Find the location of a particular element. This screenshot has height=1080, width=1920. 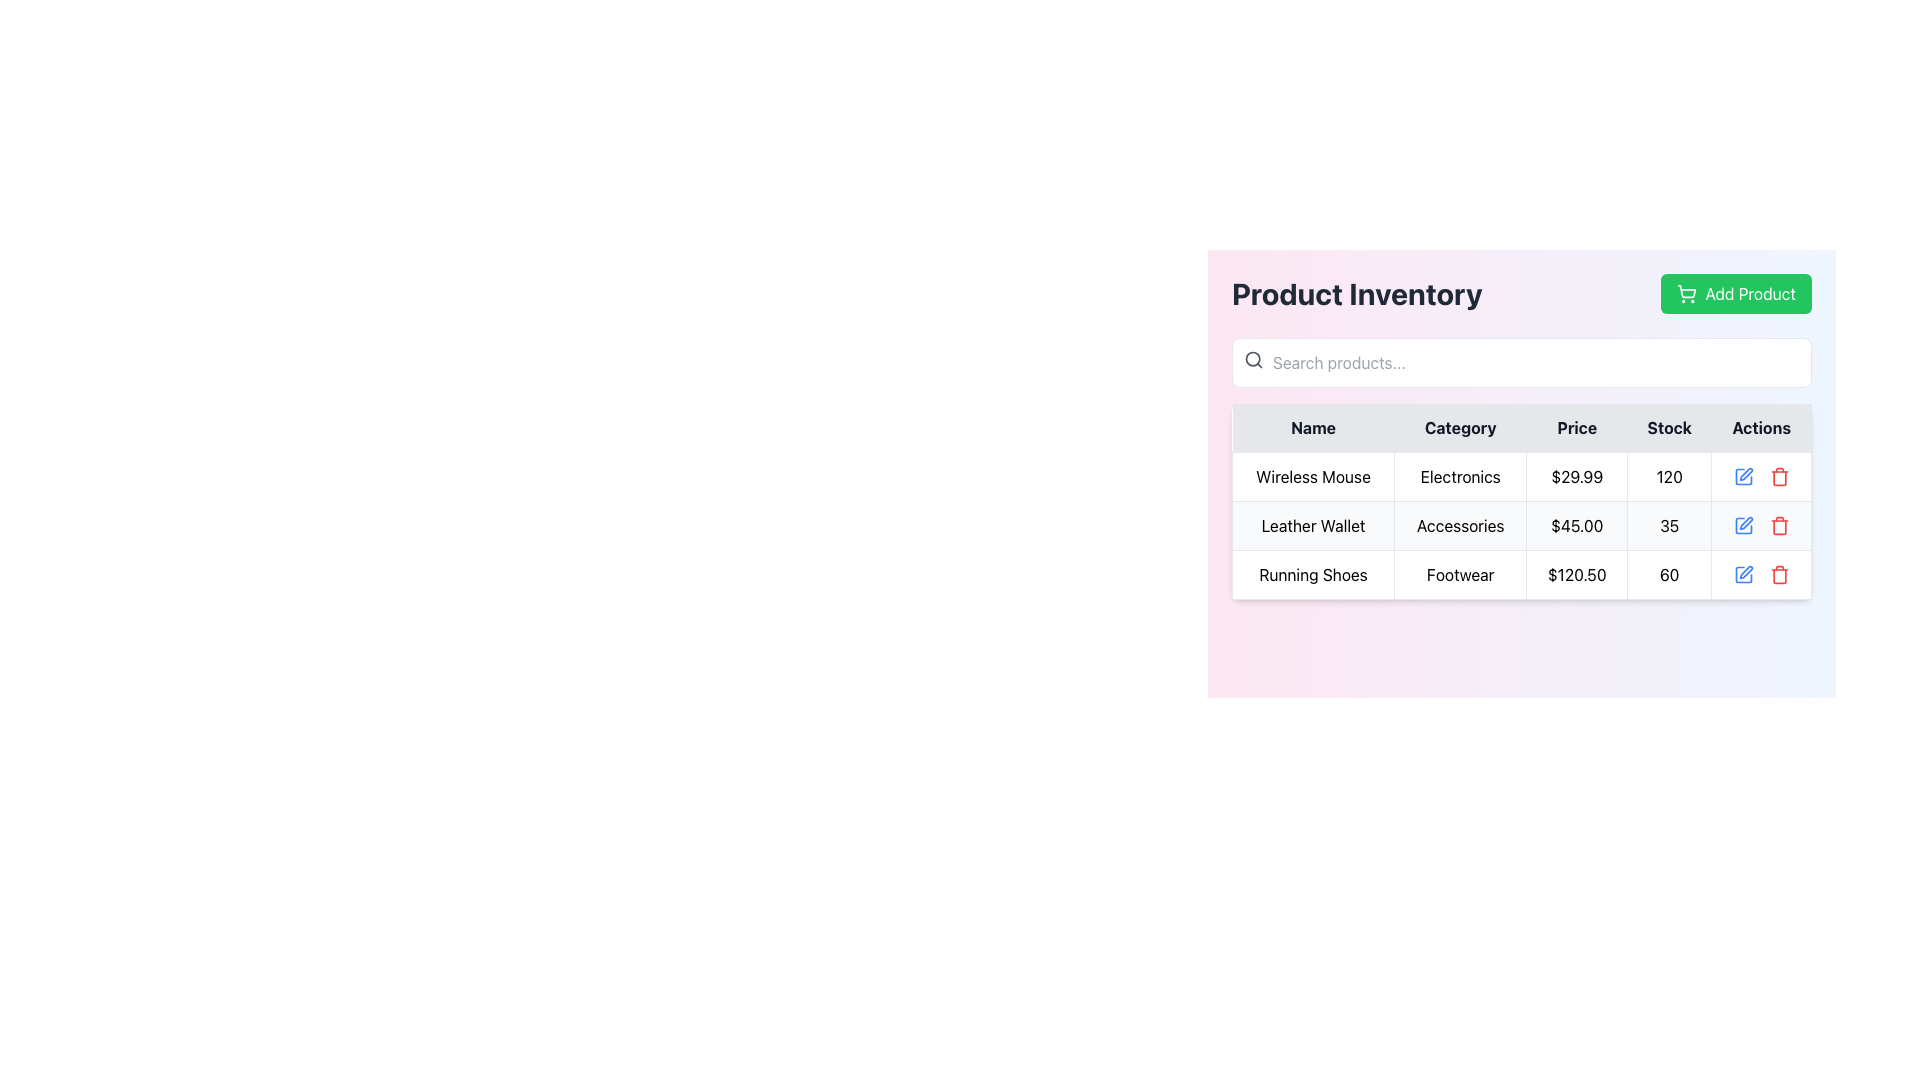

the action menu group of icons located in the 'Actions' cell of the first table row is located at coordinates (1761, 477).